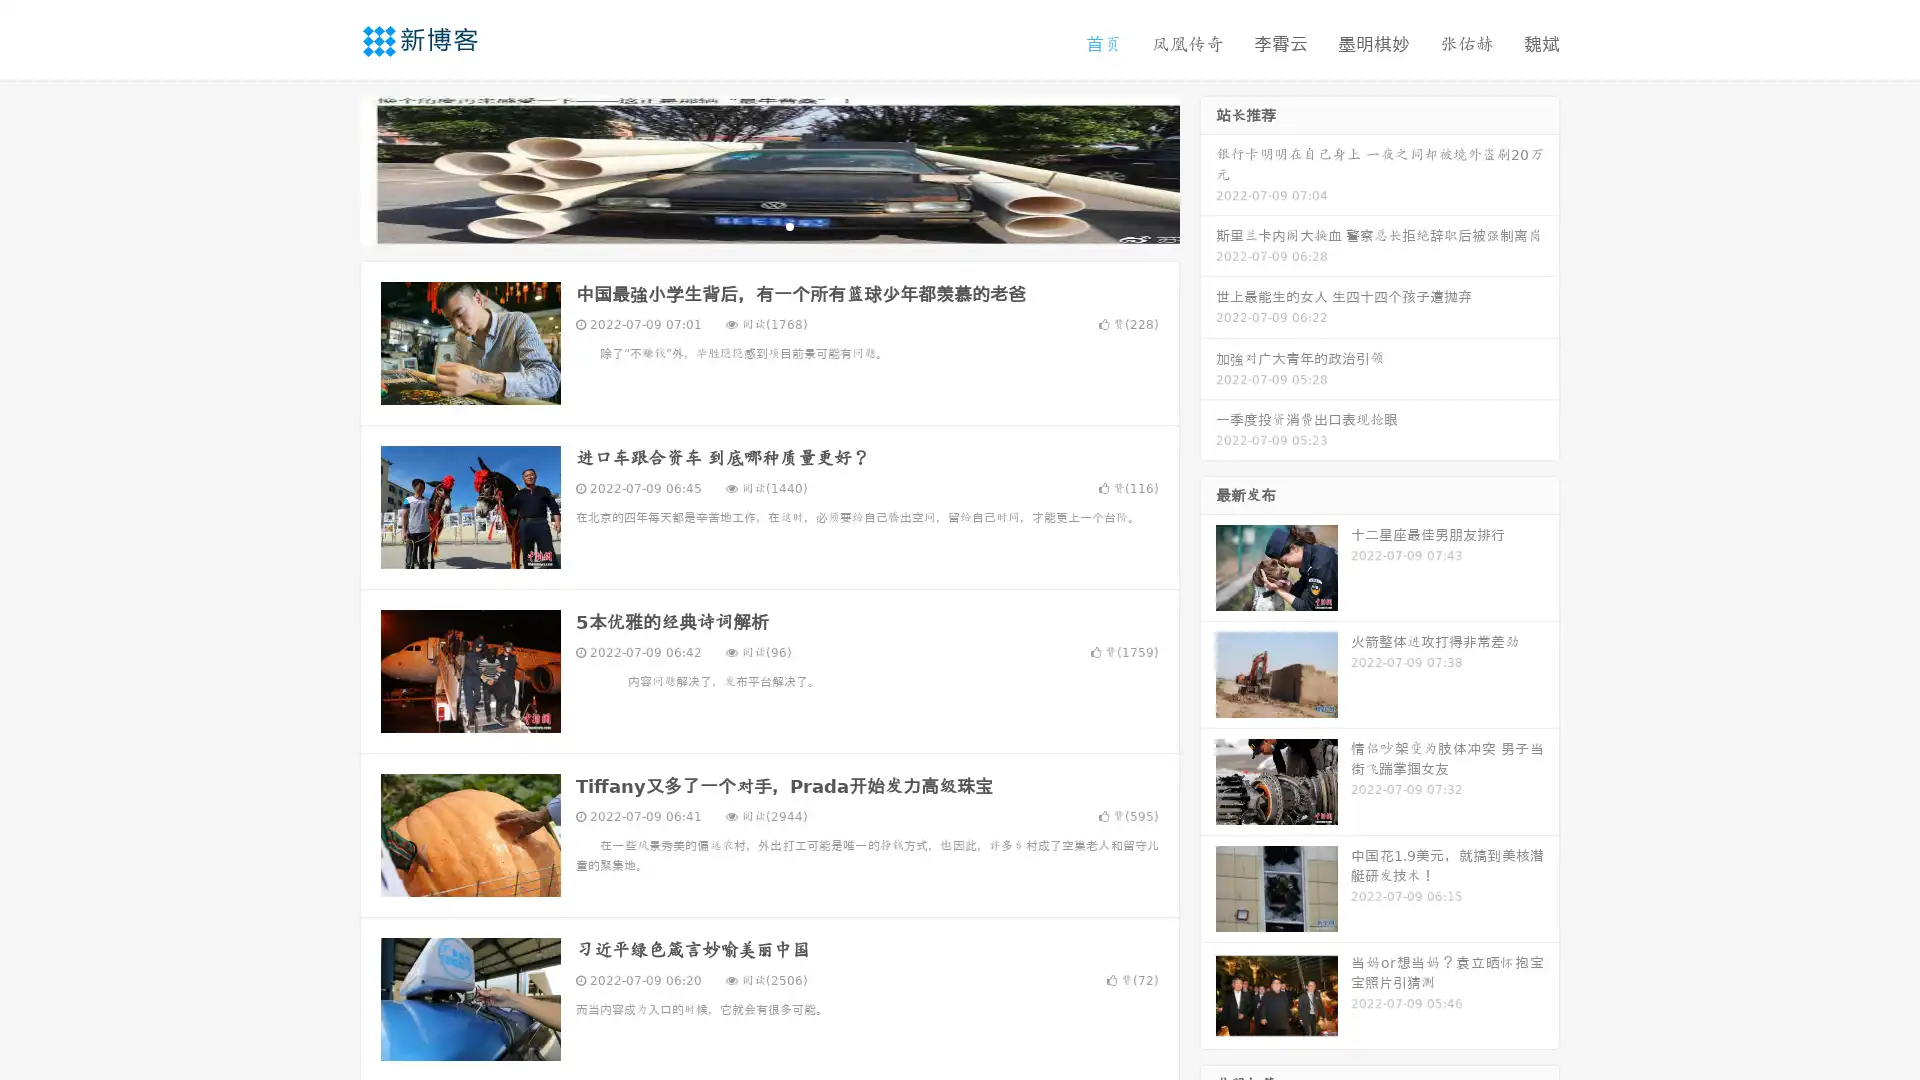 The image size is (1920, 1080). I want to click on Go to slide 2, so click(768, 225).